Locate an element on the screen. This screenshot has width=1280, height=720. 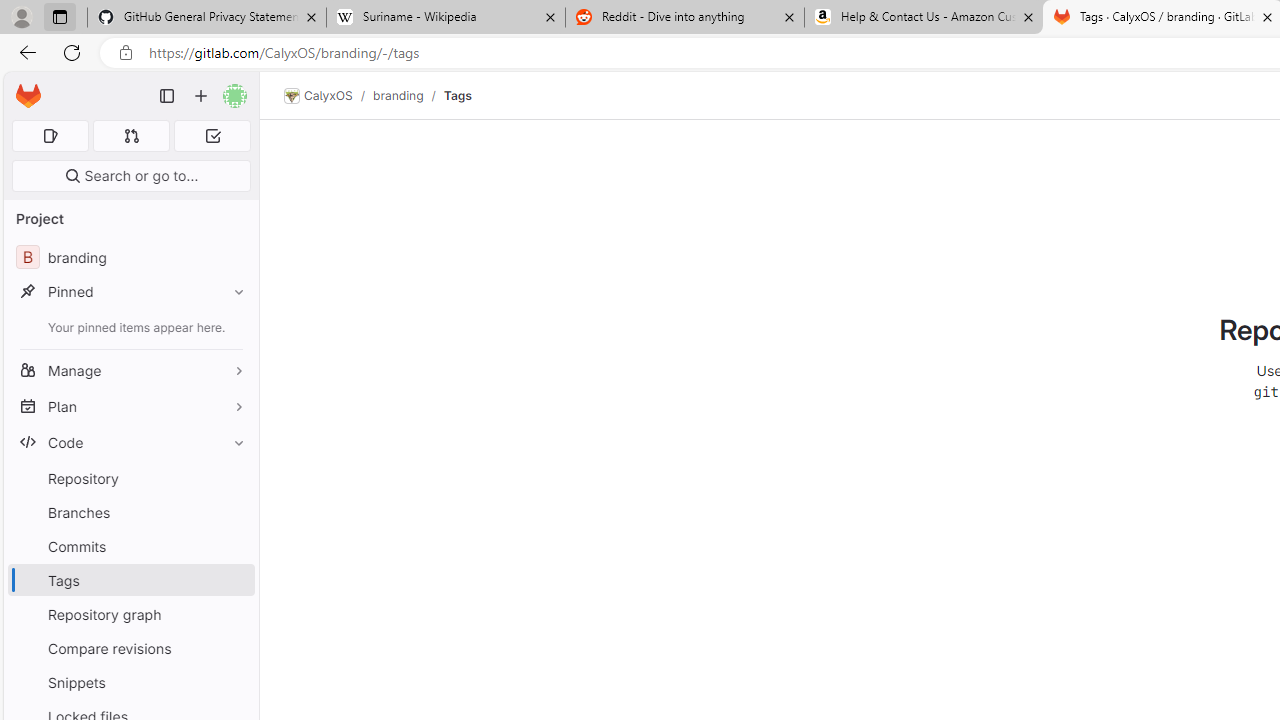
'GitHub General Privacy Statement - GitHub Docs' is located at coordinates (207, 17).